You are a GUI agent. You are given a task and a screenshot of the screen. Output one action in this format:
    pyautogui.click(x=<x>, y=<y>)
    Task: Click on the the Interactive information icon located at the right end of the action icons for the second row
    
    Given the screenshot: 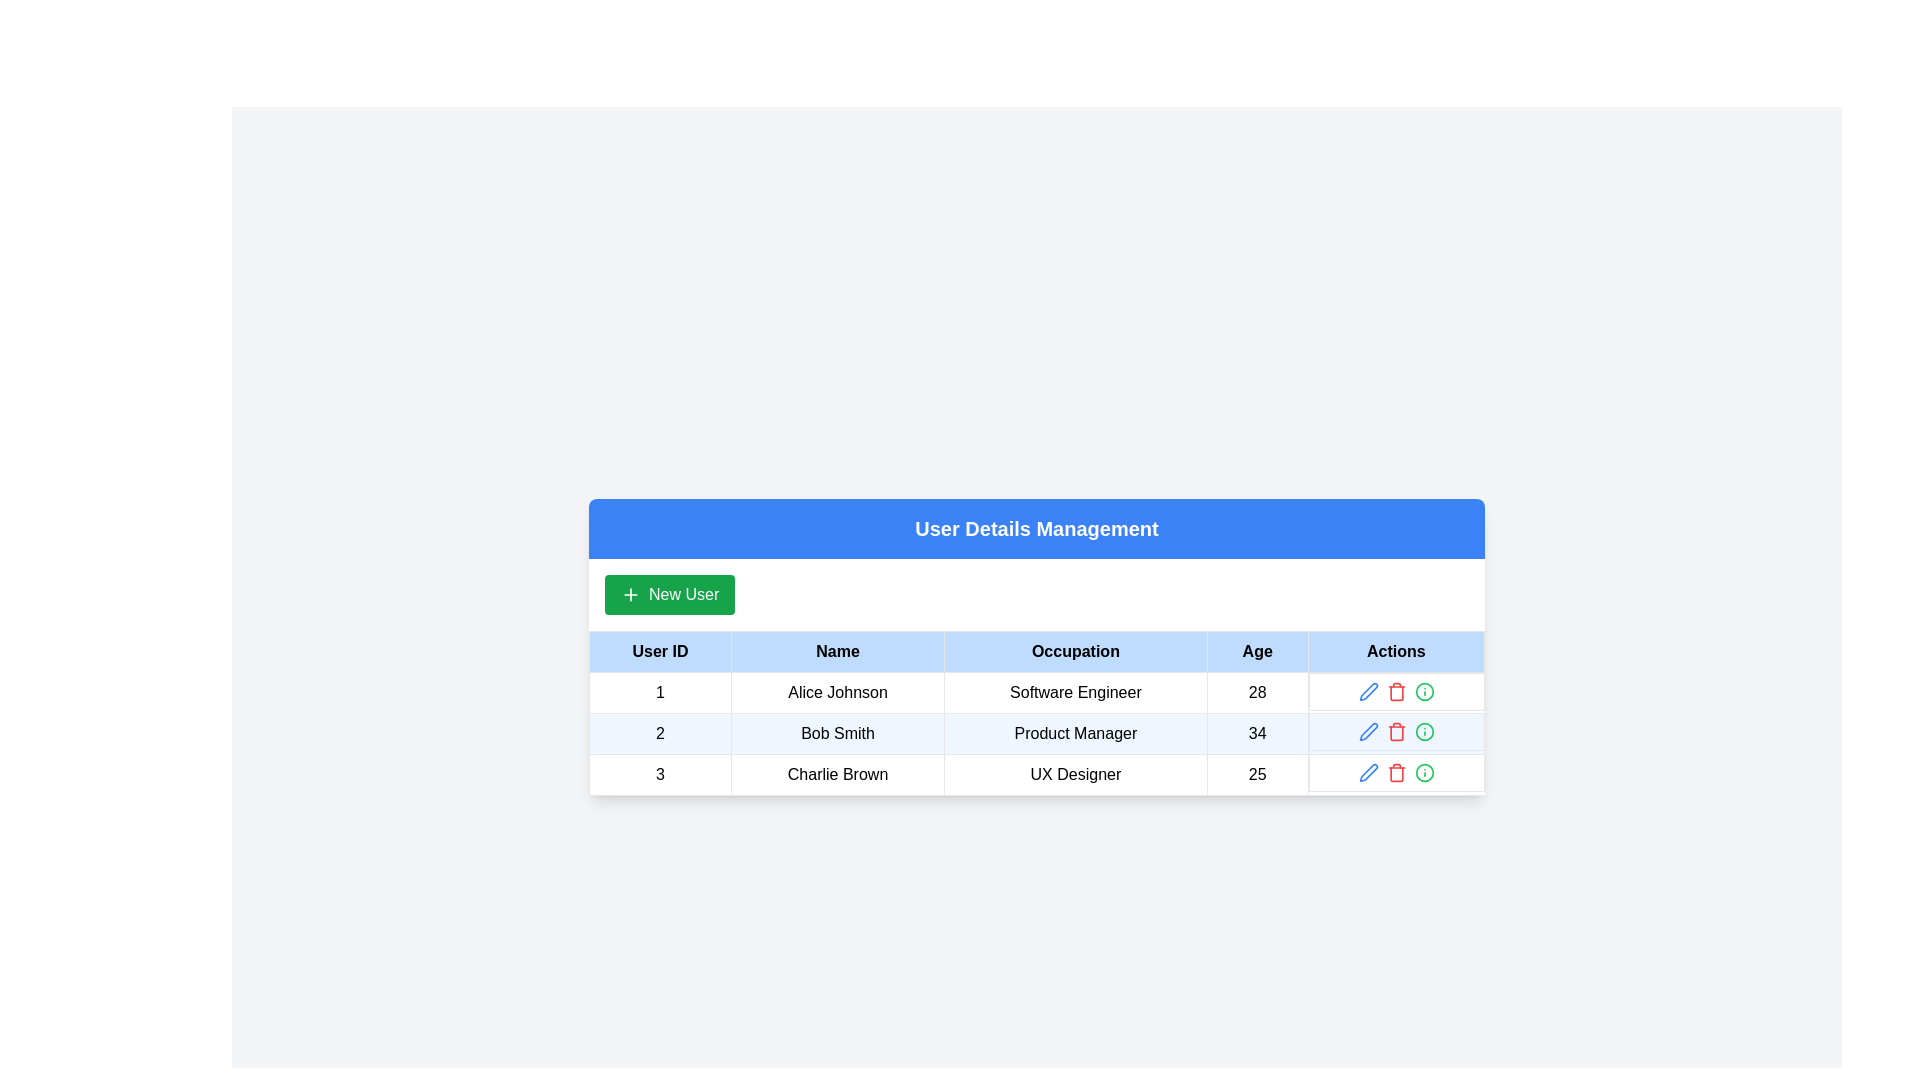 What is the action you would take?
    pyautogui.click(x=1423, y=732)
    